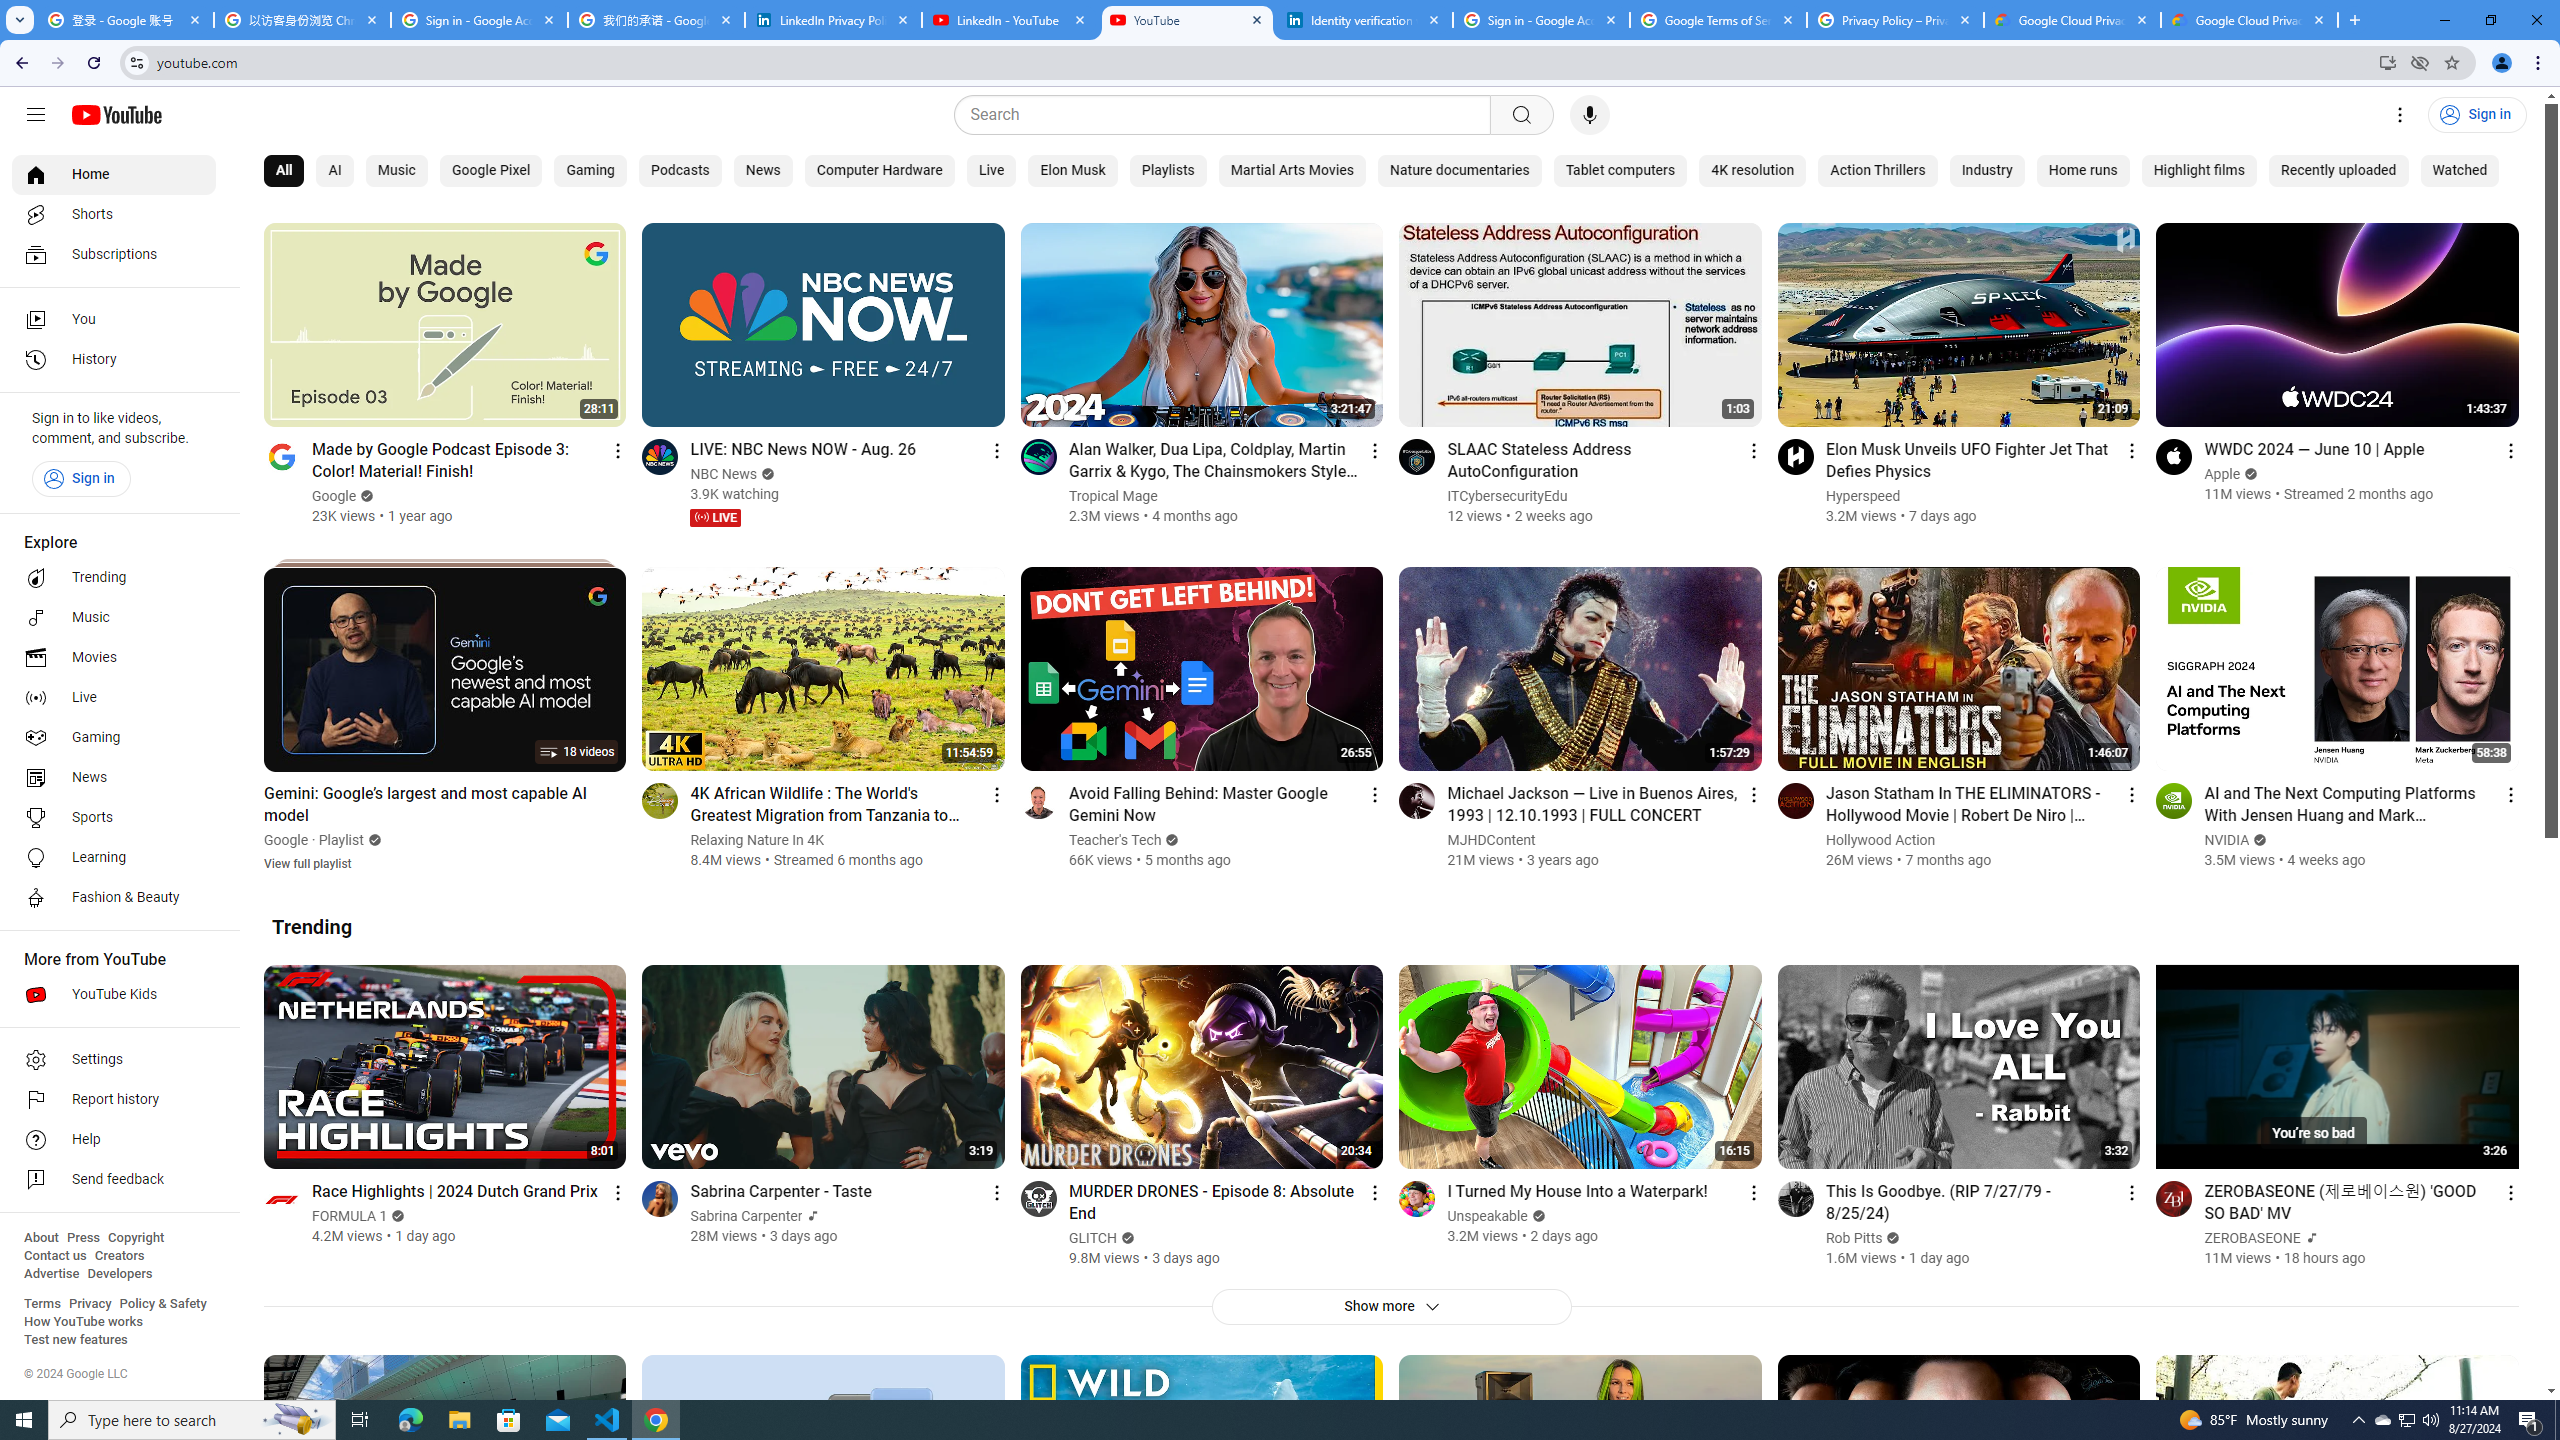 The height and width of the screenshot is (1440, 2560). I want to click on 'LinkedIn Privacy Policy', so click(833, 19).